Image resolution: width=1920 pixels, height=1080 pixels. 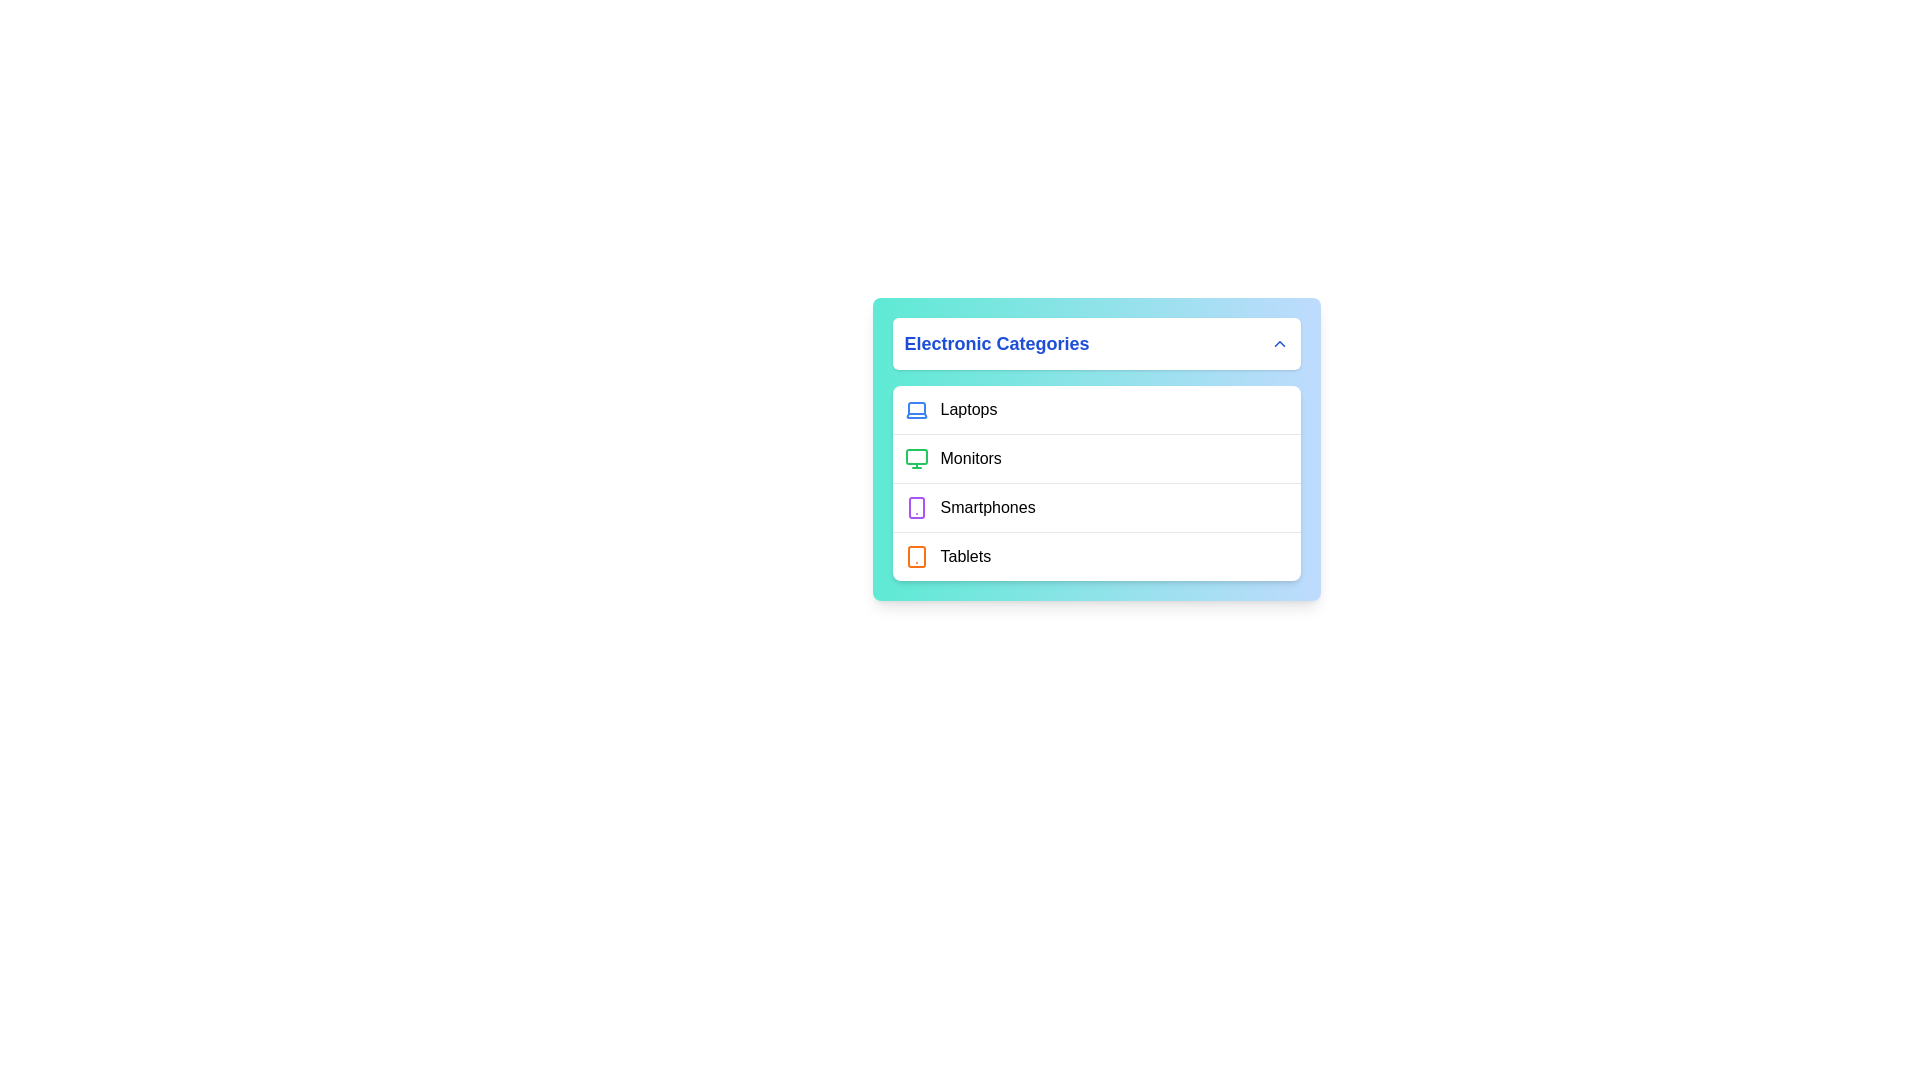 I want to click on the 'Laptops' category icon, which is the first graphical icon in the vertical list of categories located to the left of the 'Laptops' text description, so click(x=915, y=409).